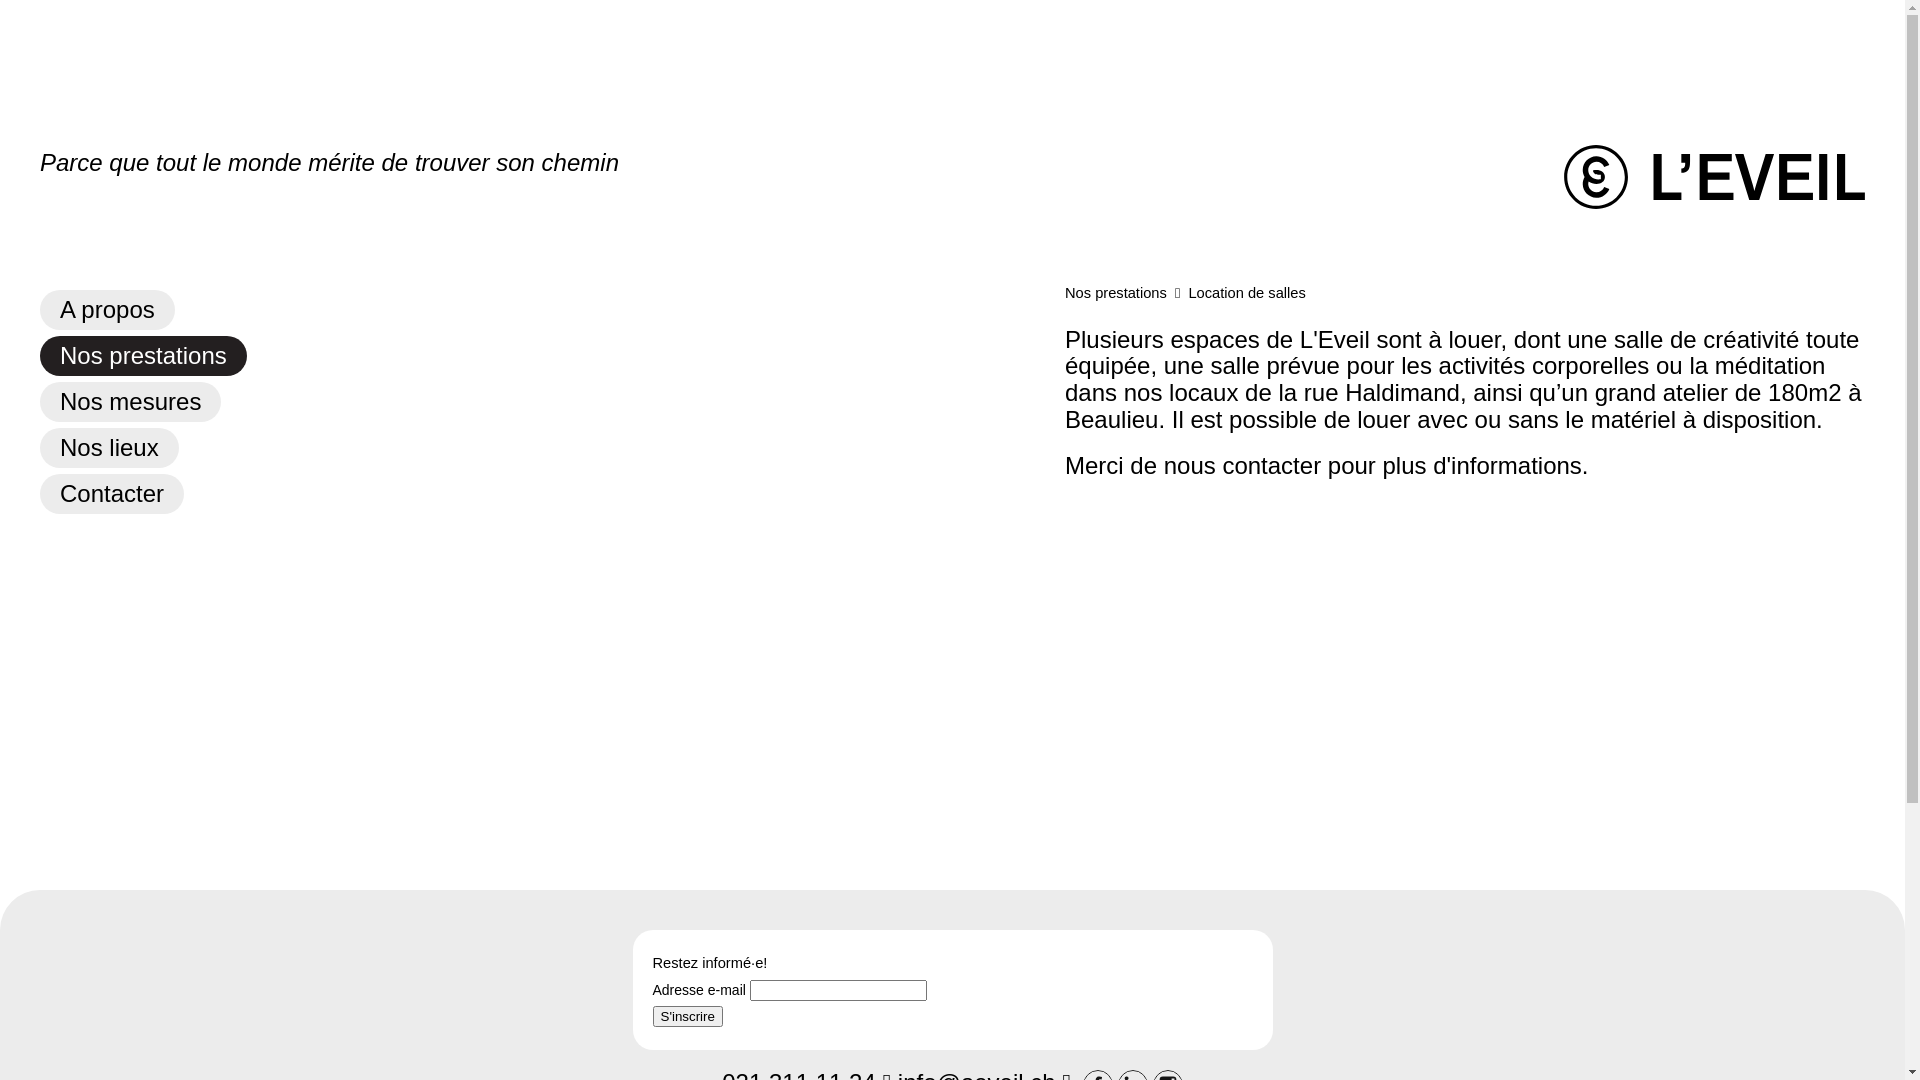  Describe the element at coordinates (129, 401) in the screenshot. I see `'Nos mesures'` at that location.